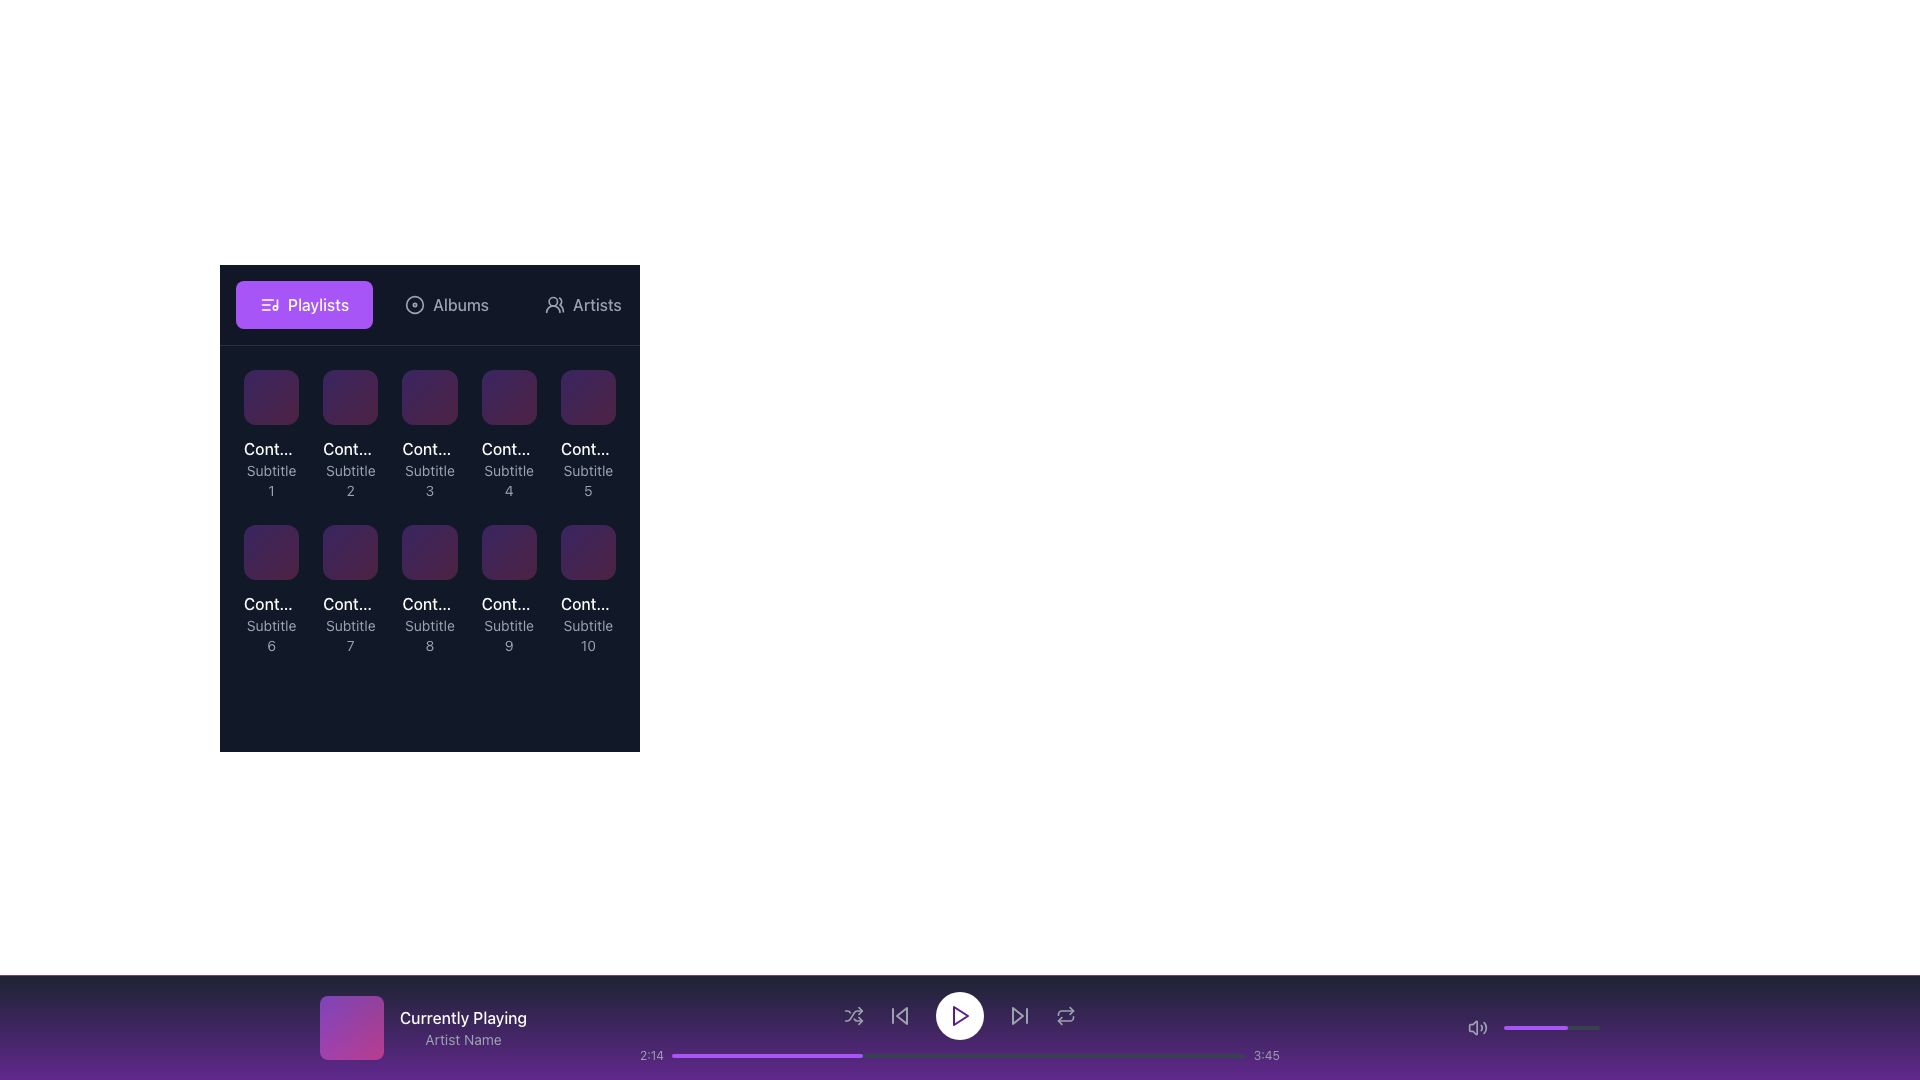 The height and width of the screenshot is (1080, 1920). What do you see at coordinates (270, 589) in the screenshot?
I see `the playback button located in the sixth item of the grid in the second row` at bounding box center [270, 589].